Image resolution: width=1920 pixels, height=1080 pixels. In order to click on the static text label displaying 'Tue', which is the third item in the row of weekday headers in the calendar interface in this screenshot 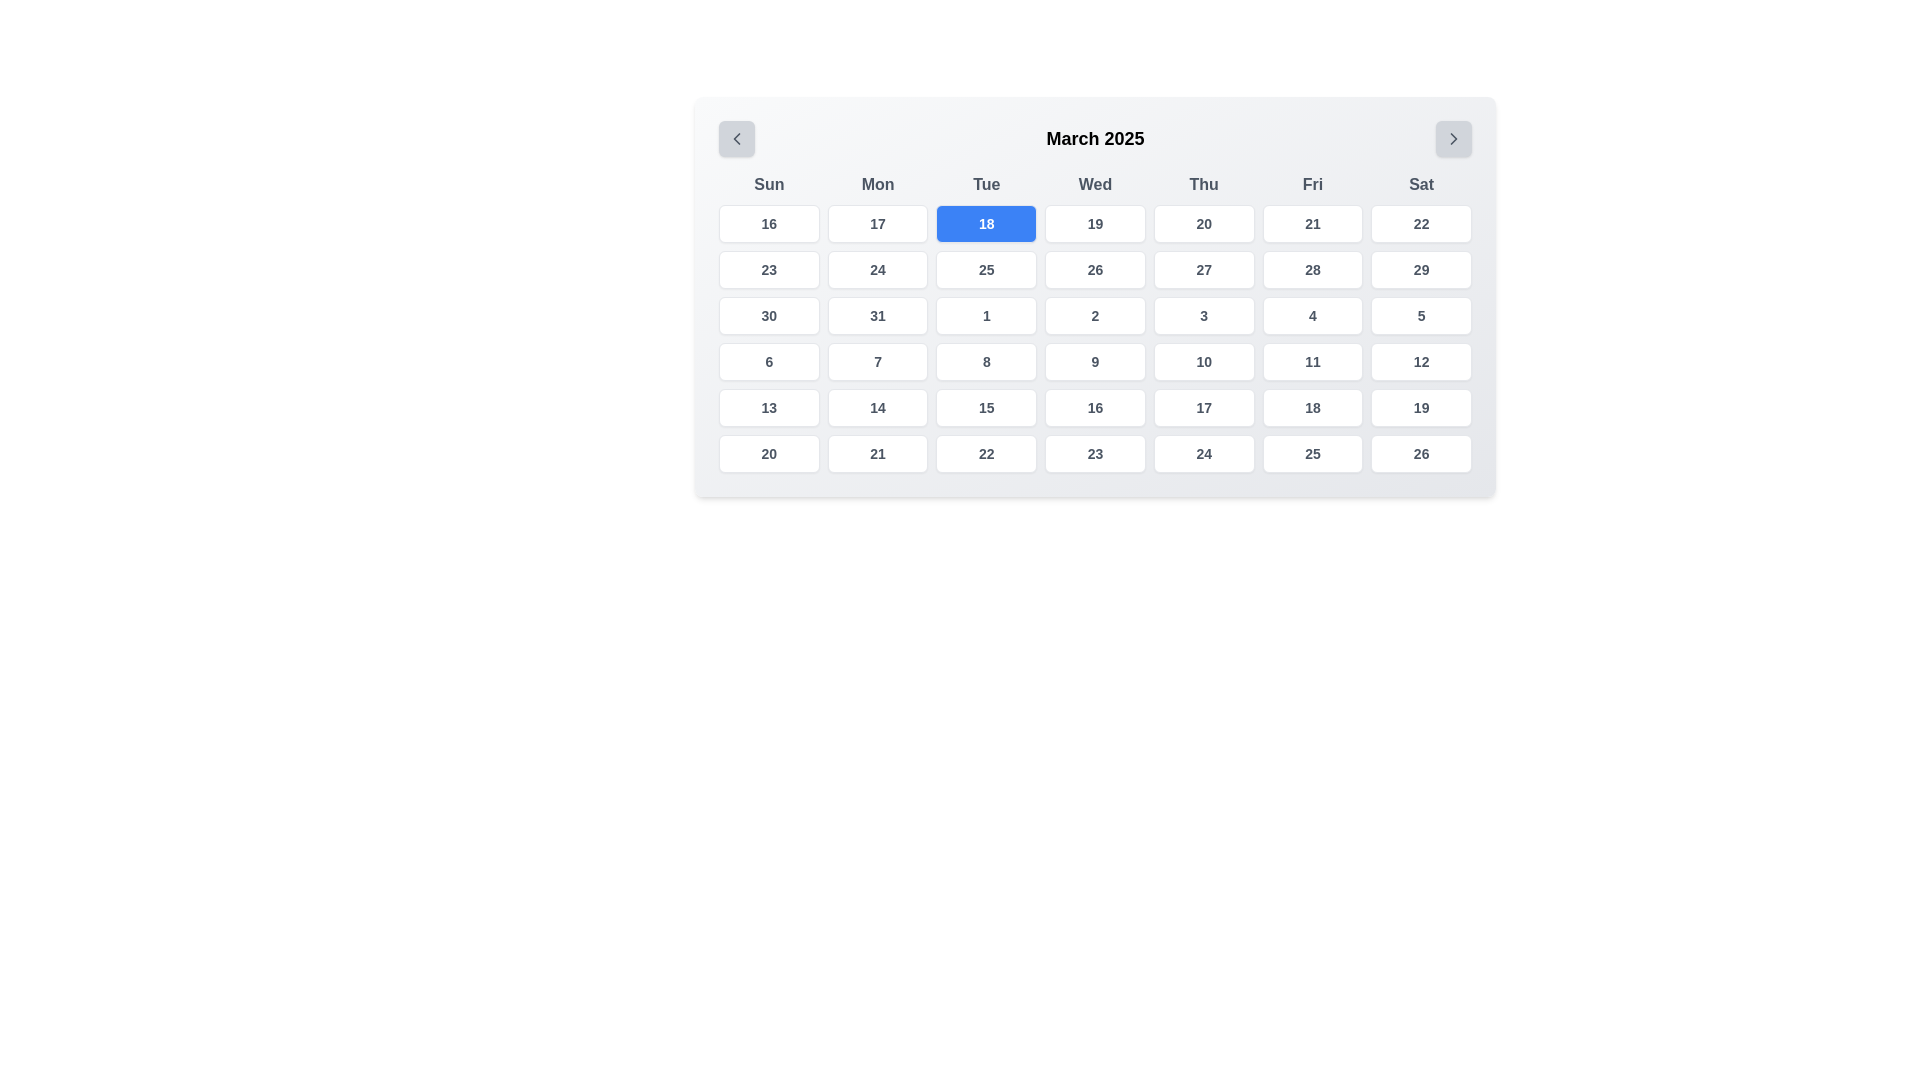, I will do `click(986, 185)`.